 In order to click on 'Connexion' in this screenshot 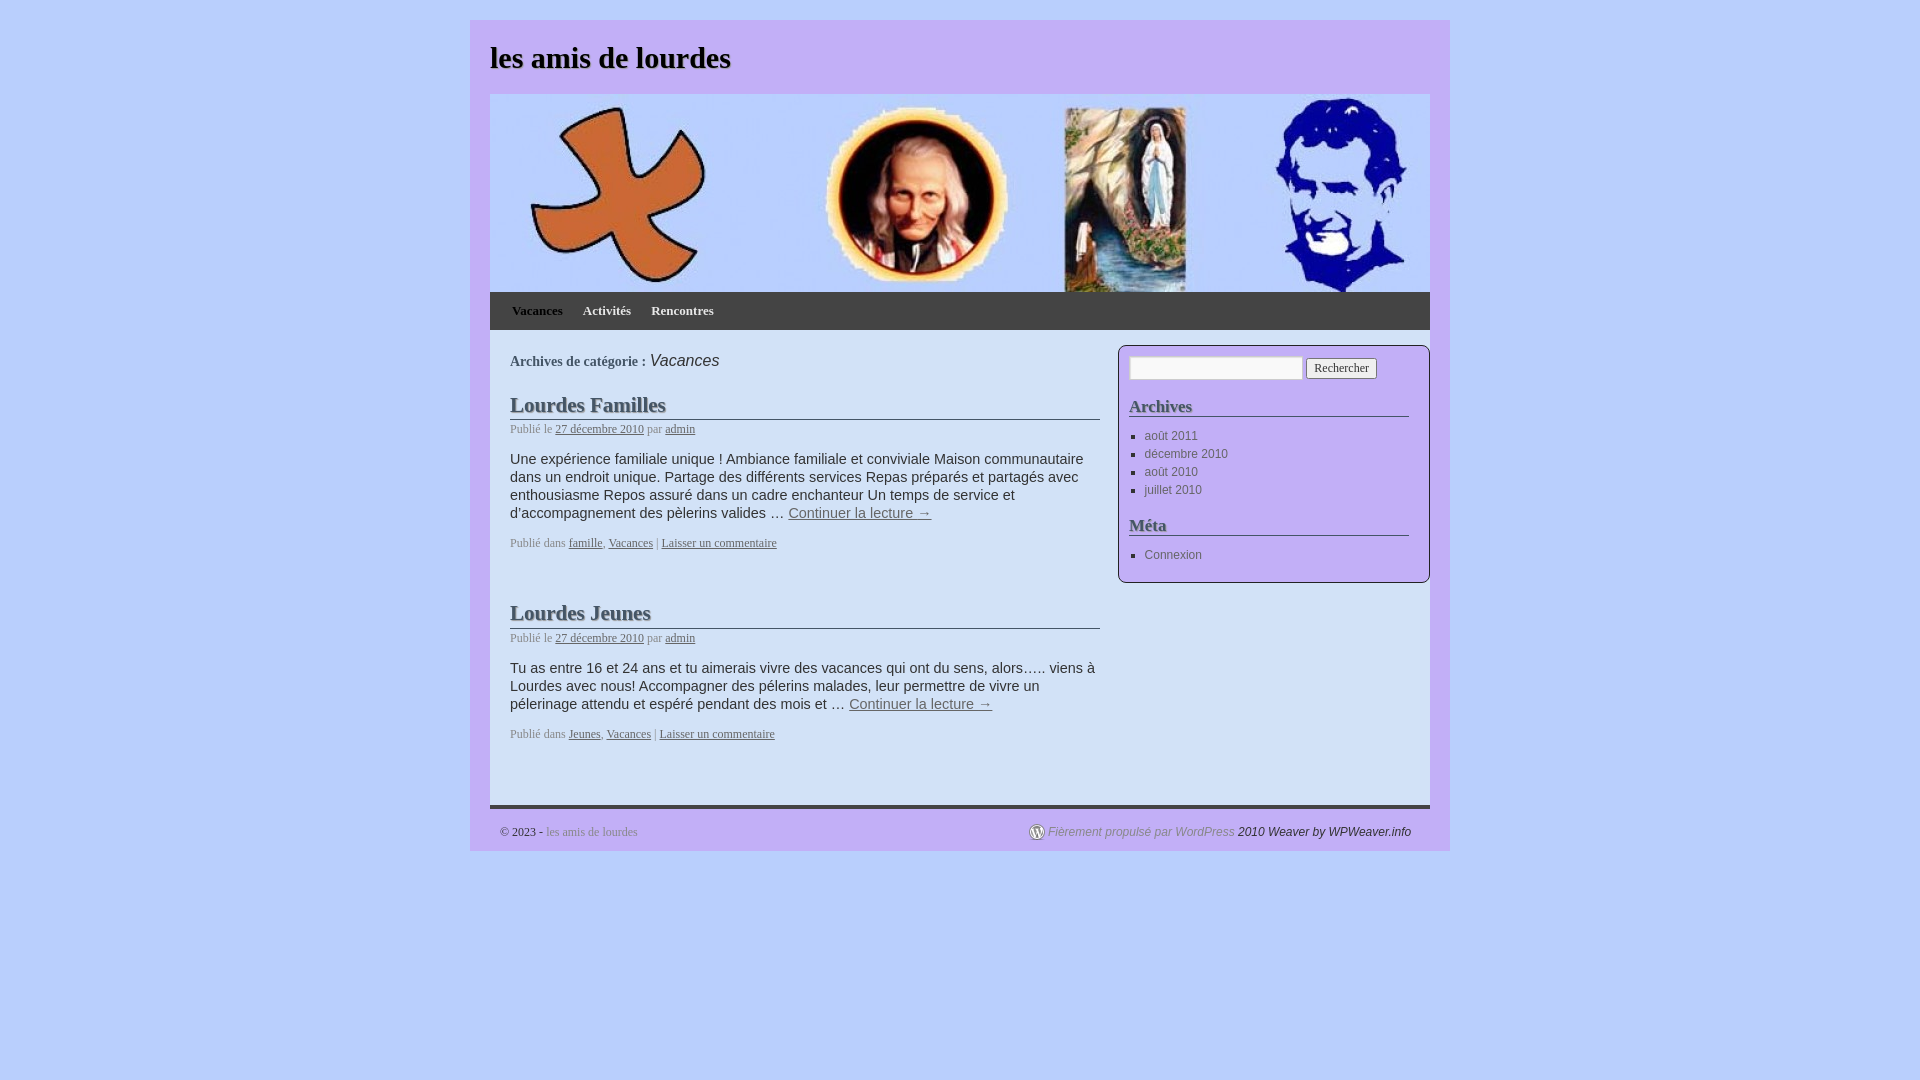, I will do `click(1173, 555)`.